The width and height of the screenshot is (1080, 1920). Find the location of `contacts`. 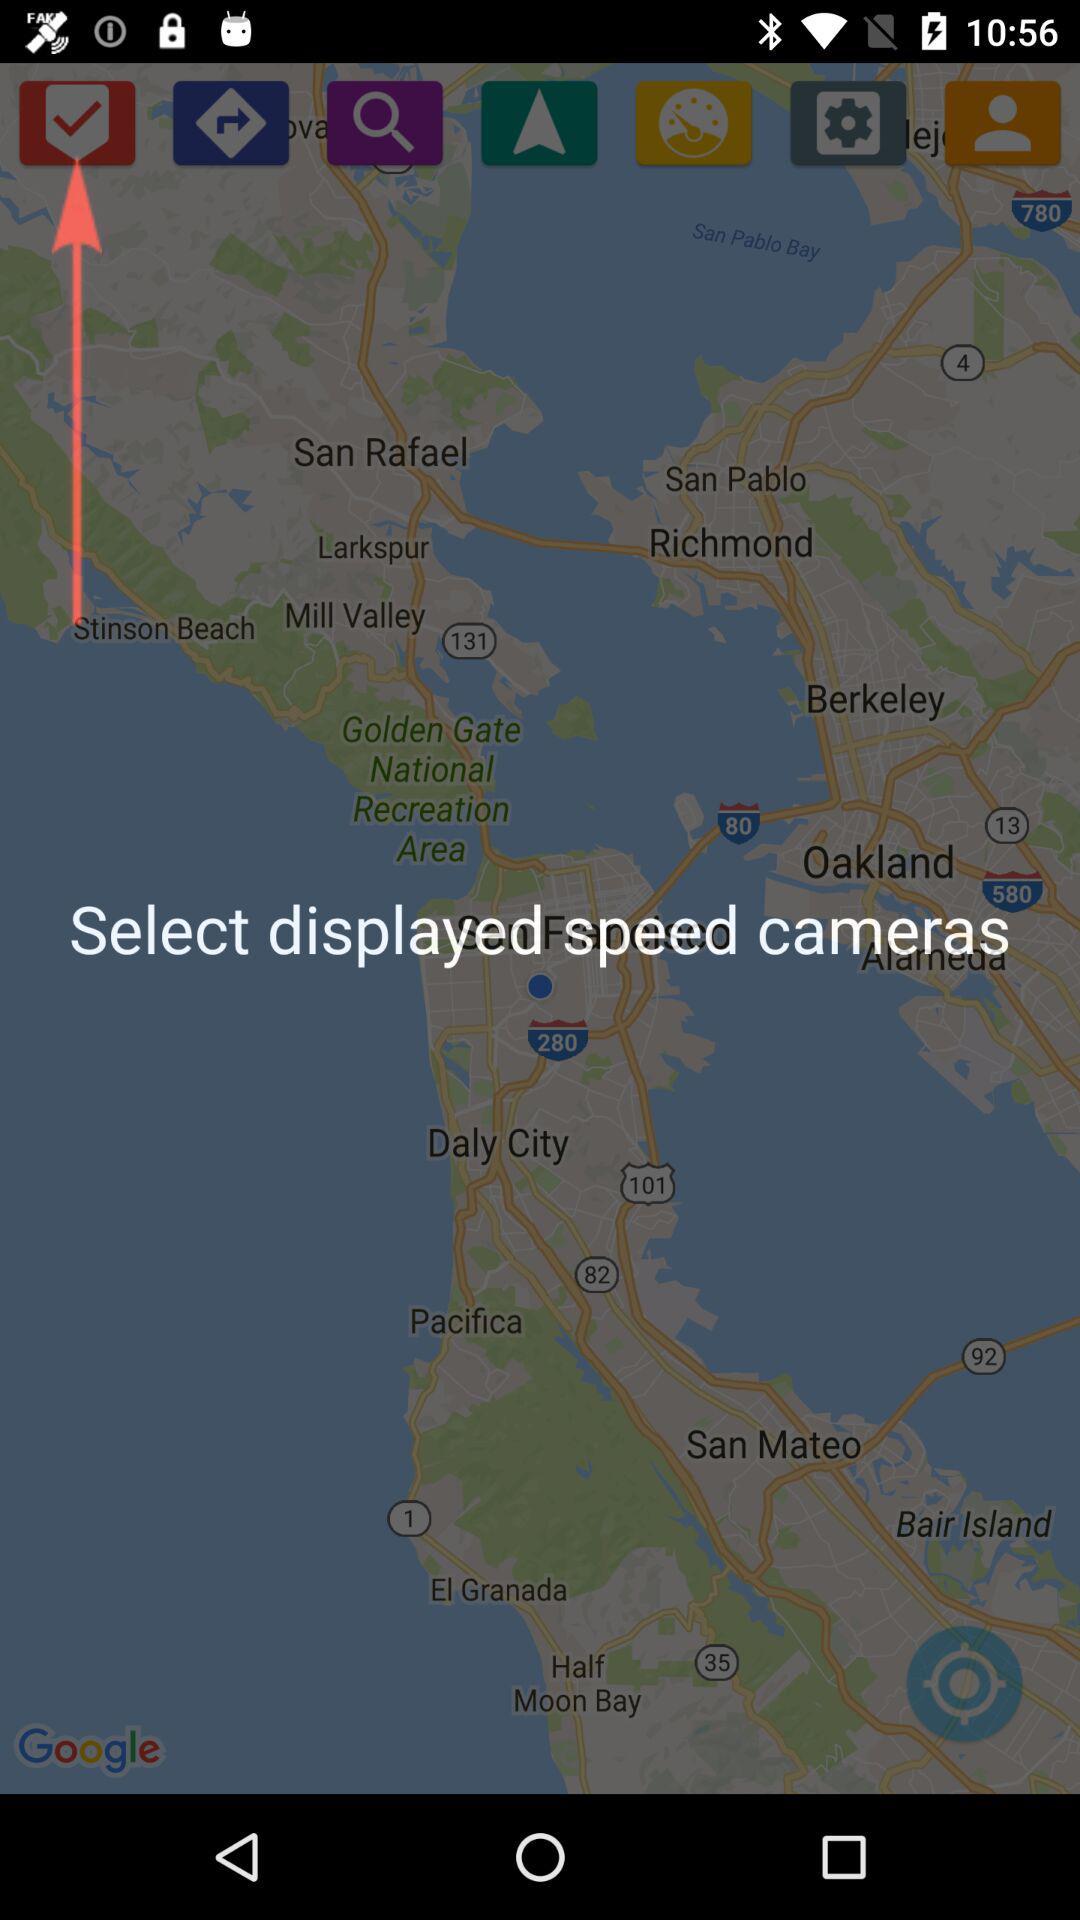

contacts is located at coordinates (1002, 121).